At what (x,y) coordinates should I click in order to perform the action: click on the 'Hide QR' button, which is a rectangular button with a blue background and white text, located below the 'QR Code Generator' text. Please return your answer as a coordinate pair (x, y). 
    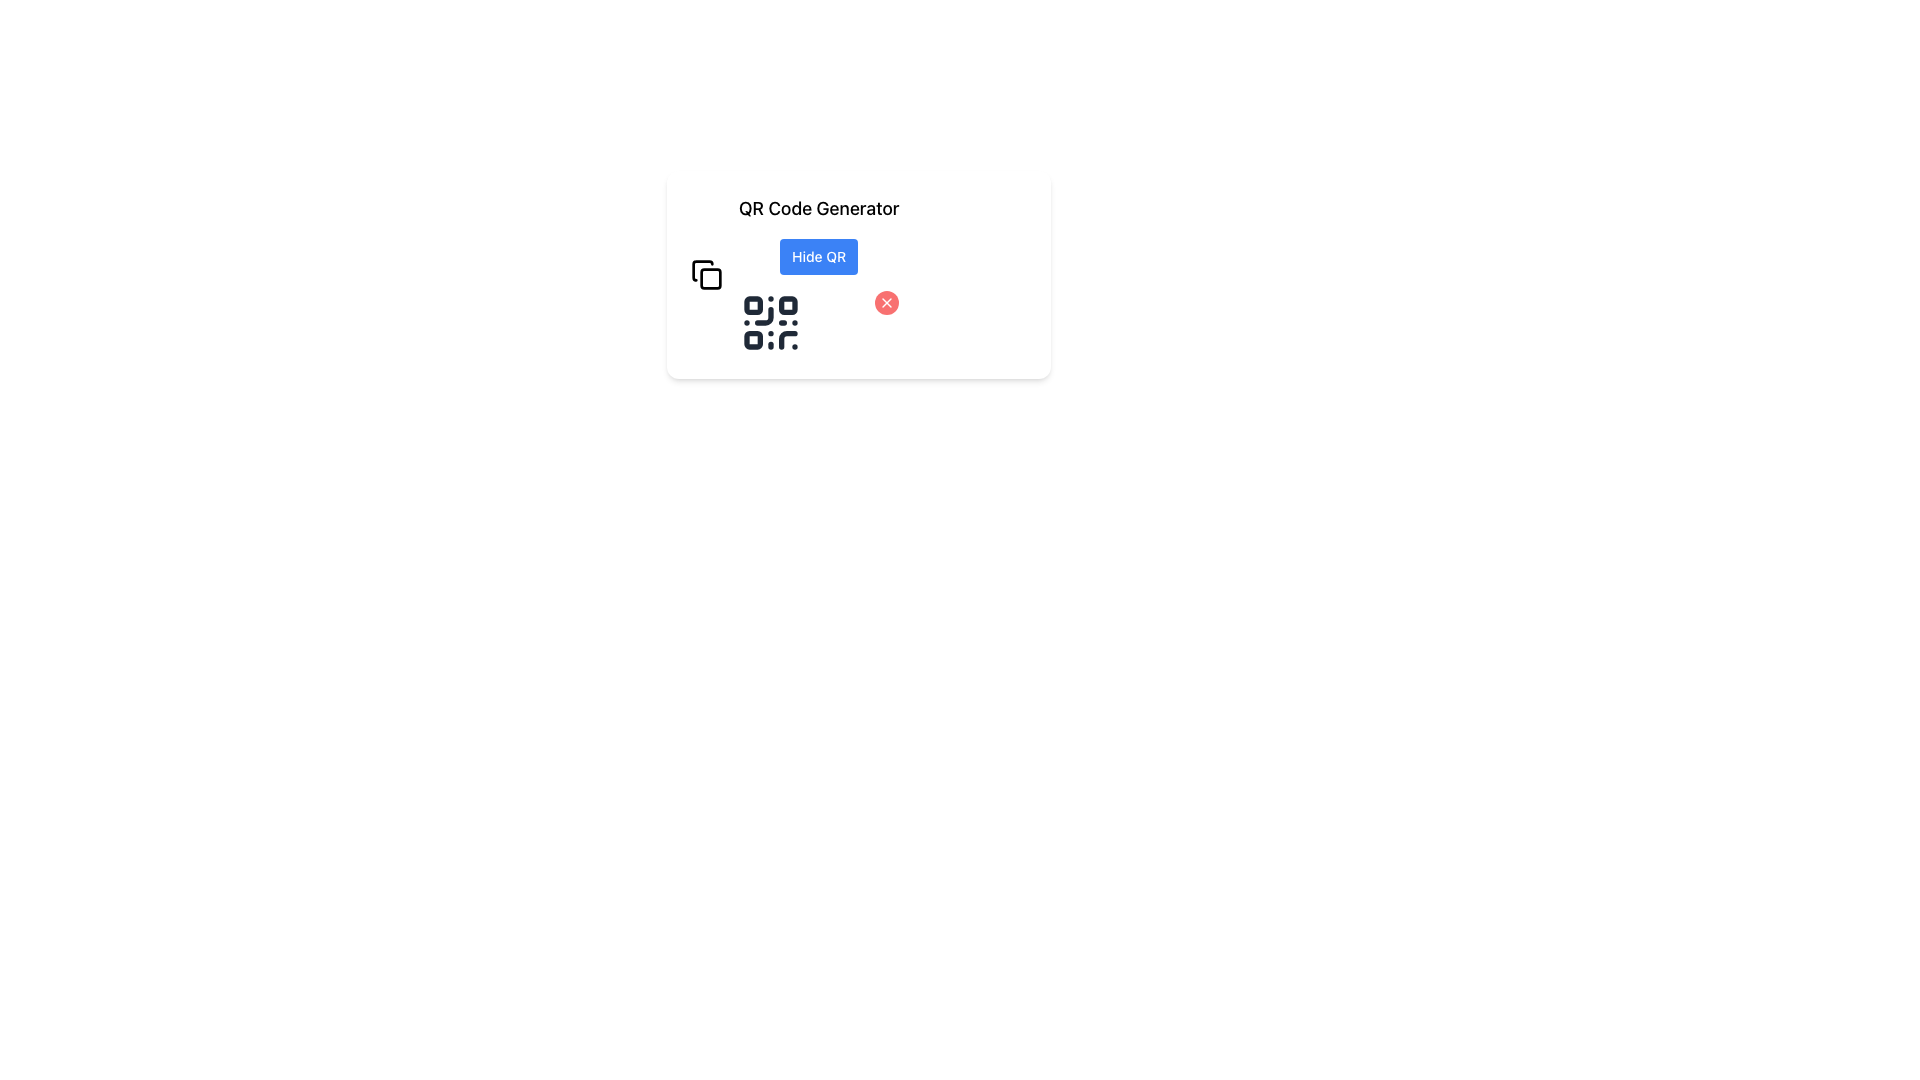
    Looking at the image, I should click on (819, 256).